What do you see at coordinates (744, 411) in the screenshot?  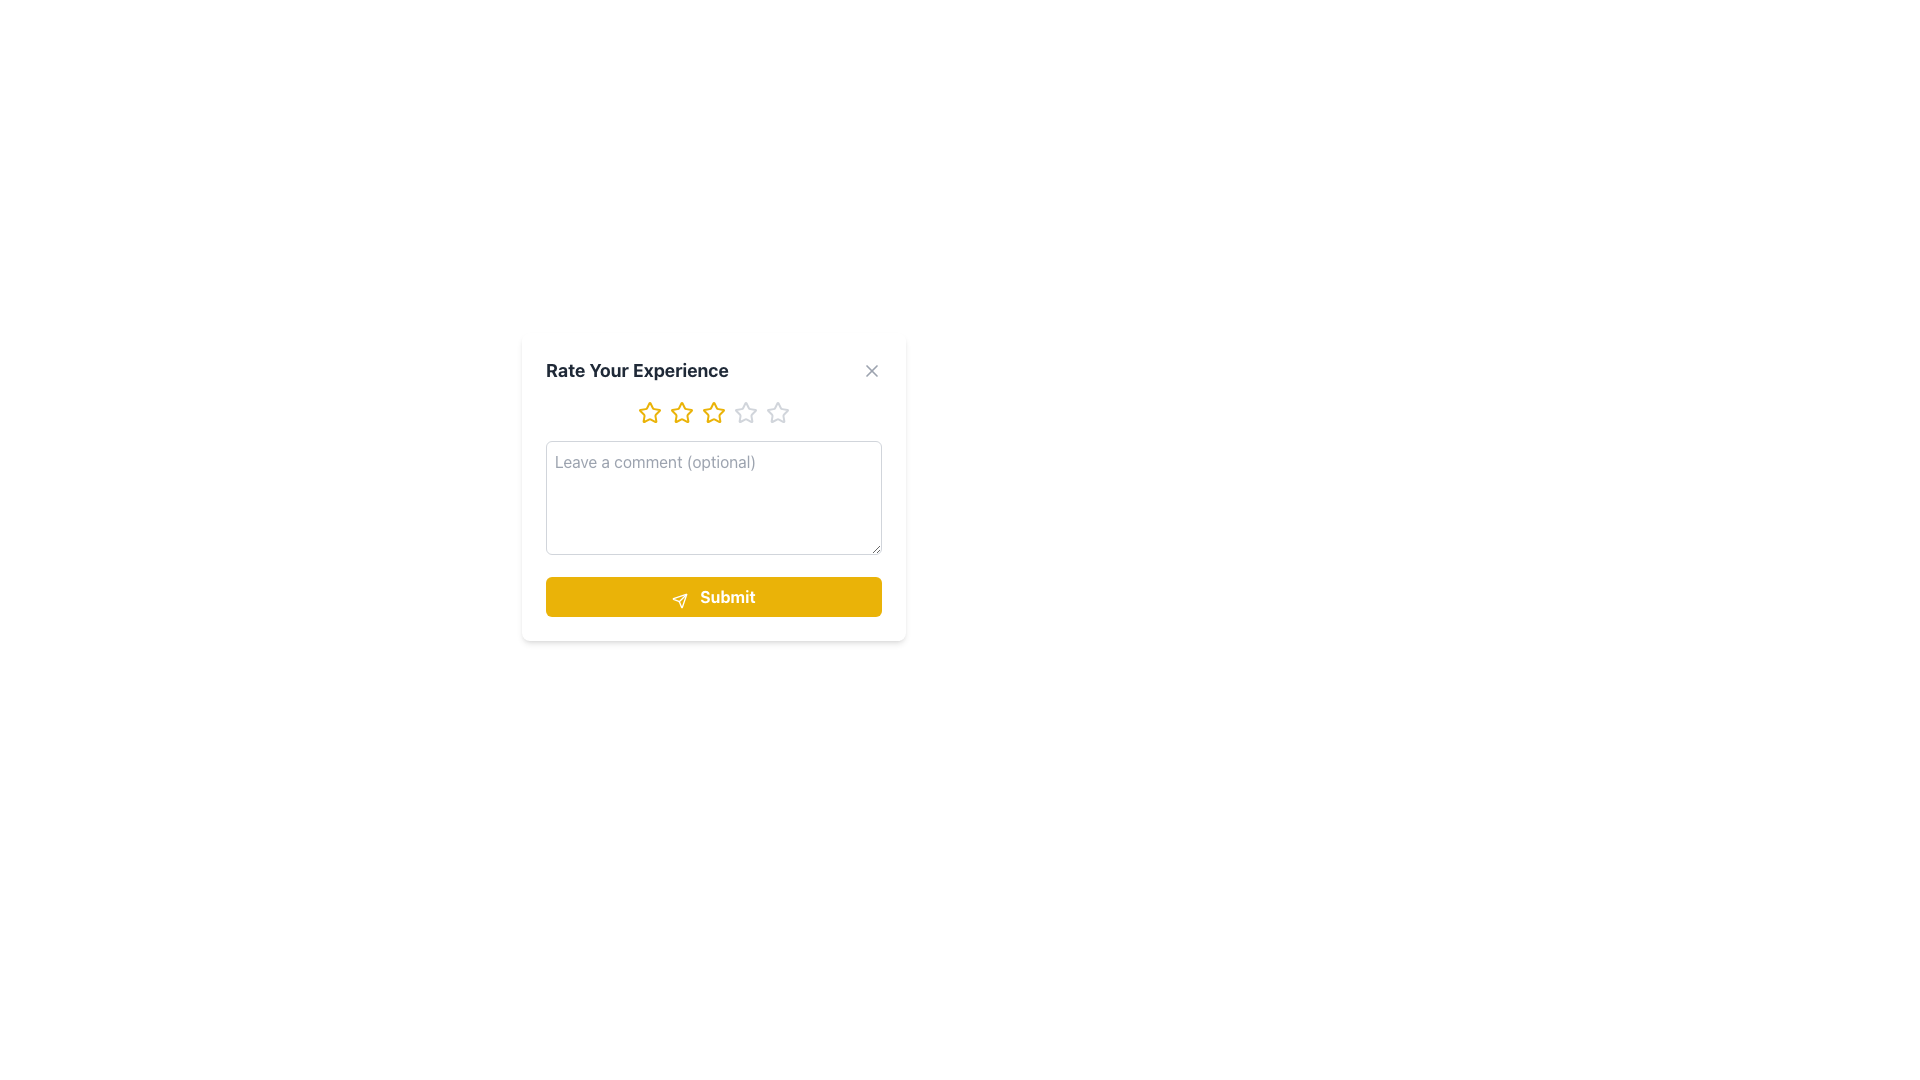 I see `the fourth star icon in the rating interface` at bounding box center [744, 411].